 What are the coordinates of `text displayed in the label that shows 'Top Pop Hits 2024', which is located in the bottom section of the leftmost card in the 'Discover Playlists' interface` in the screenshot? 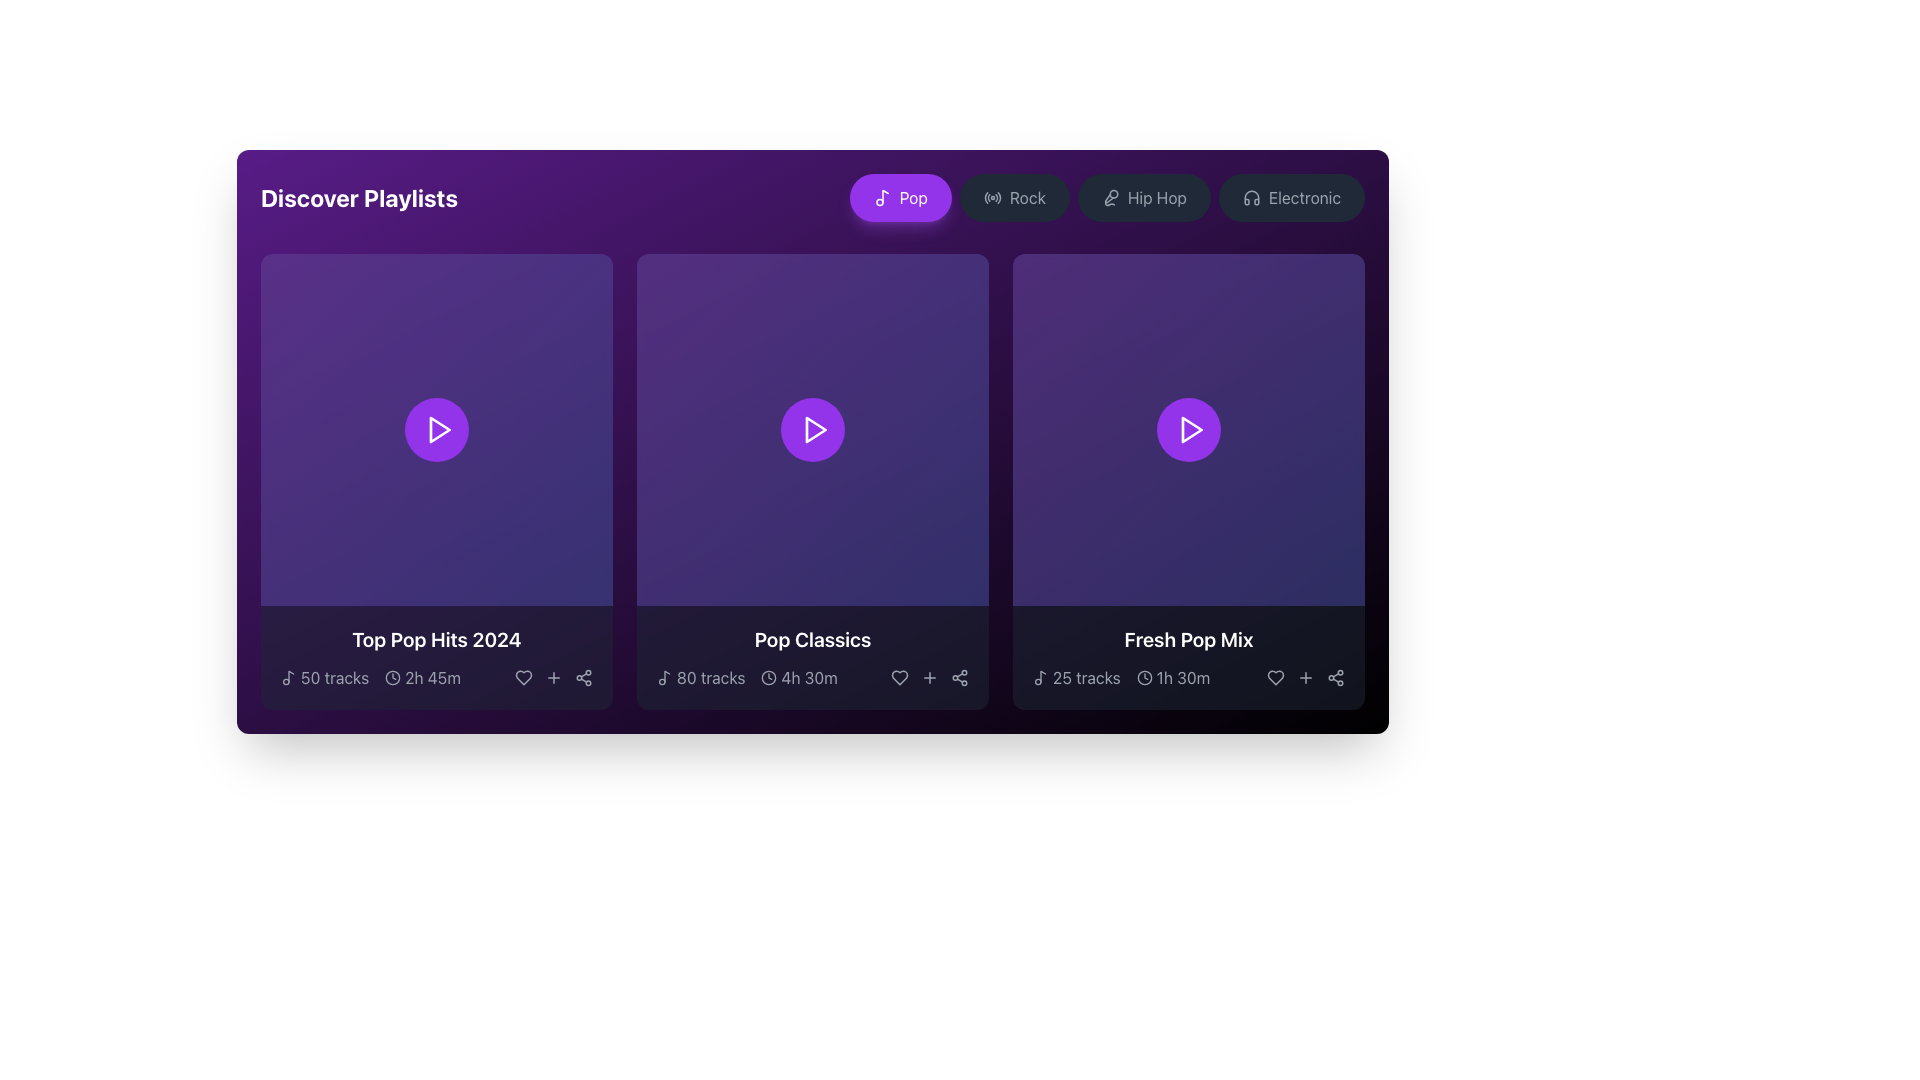 It's located at (435, 640).